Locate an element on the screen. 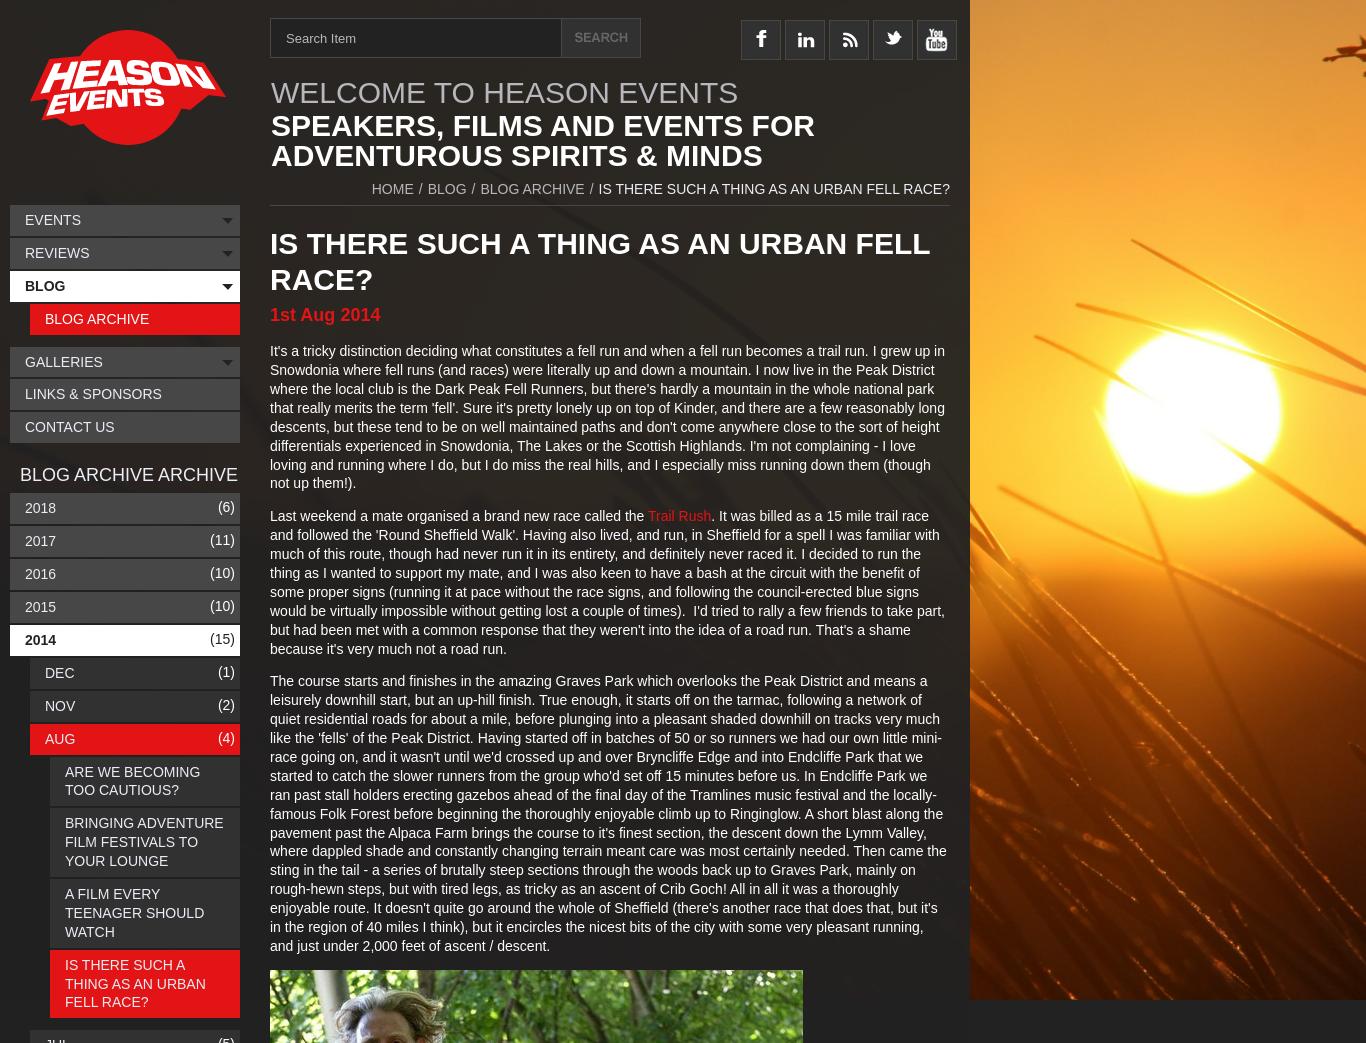  '2016' is located at coordinates (40, 573).